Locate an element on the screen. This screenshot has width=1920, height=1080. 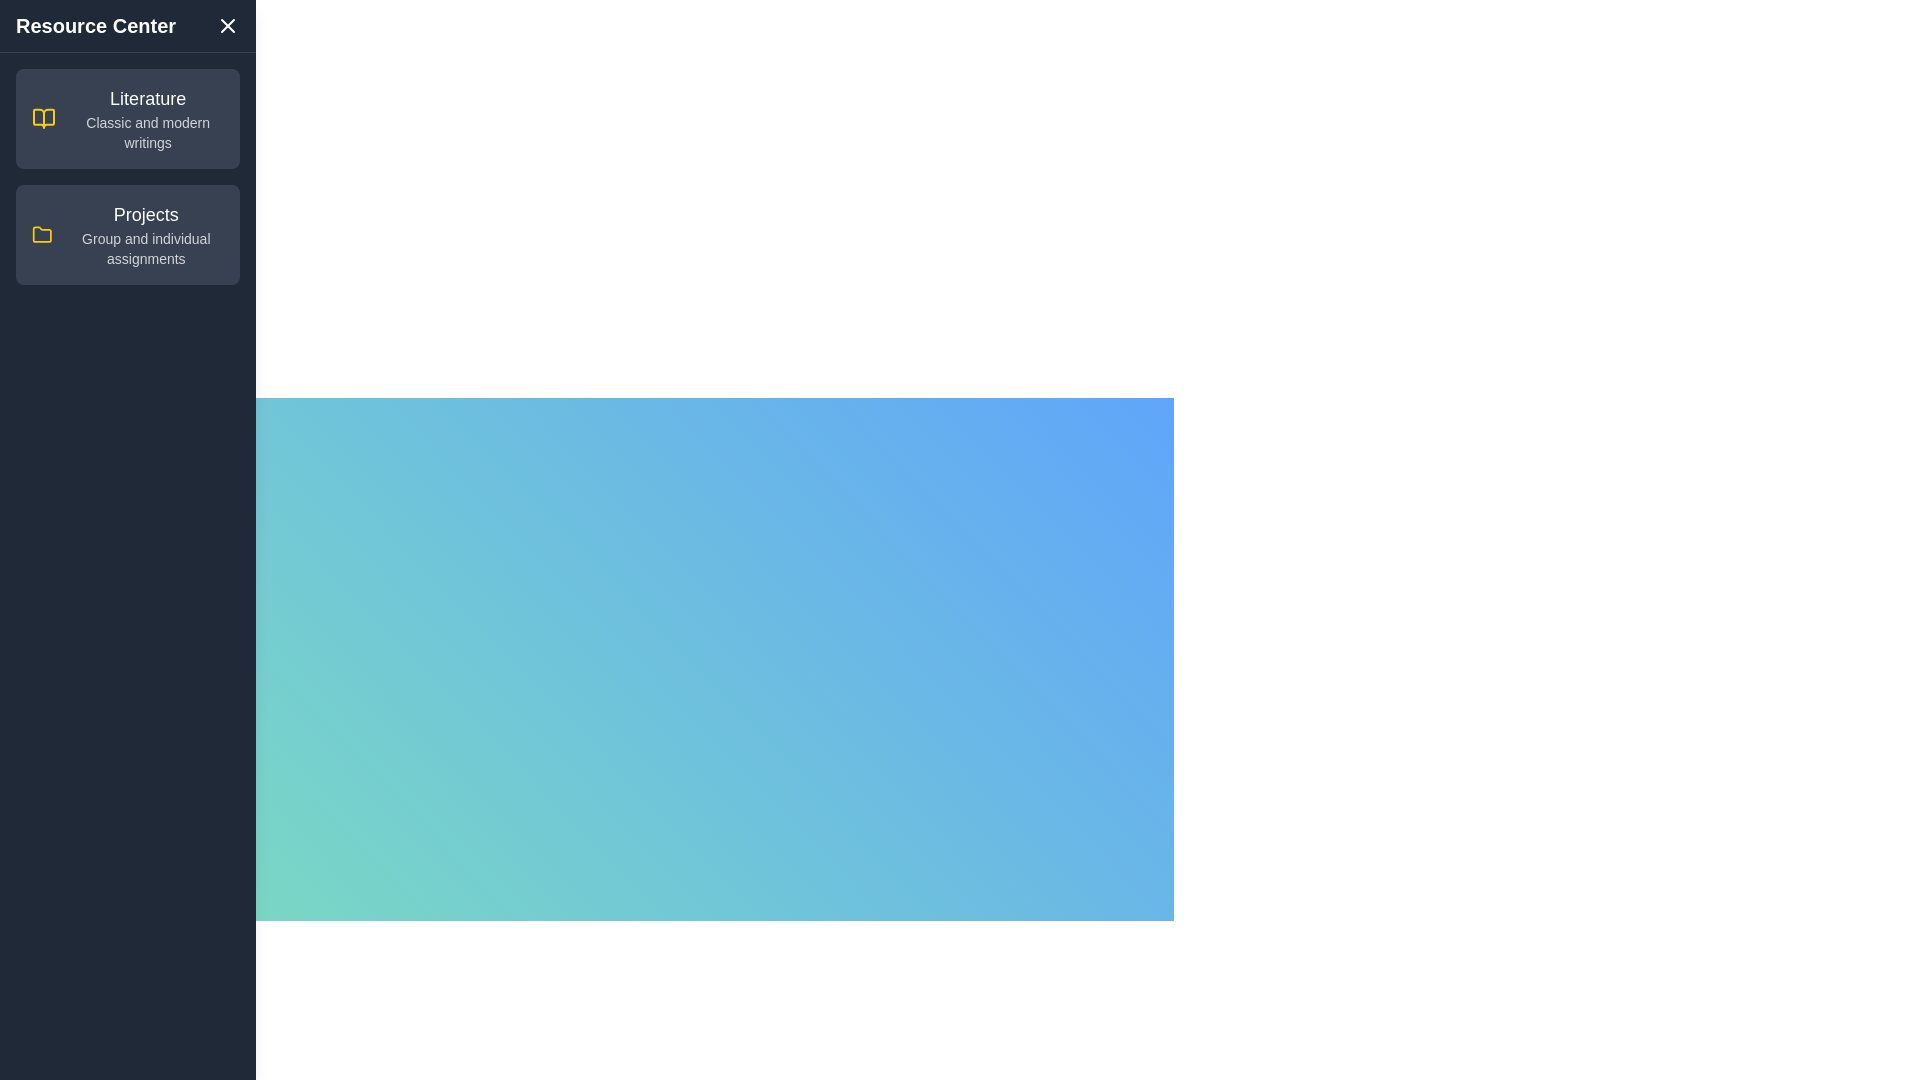
the 'Literature' category to view its details is located at coordinates (127, 119).